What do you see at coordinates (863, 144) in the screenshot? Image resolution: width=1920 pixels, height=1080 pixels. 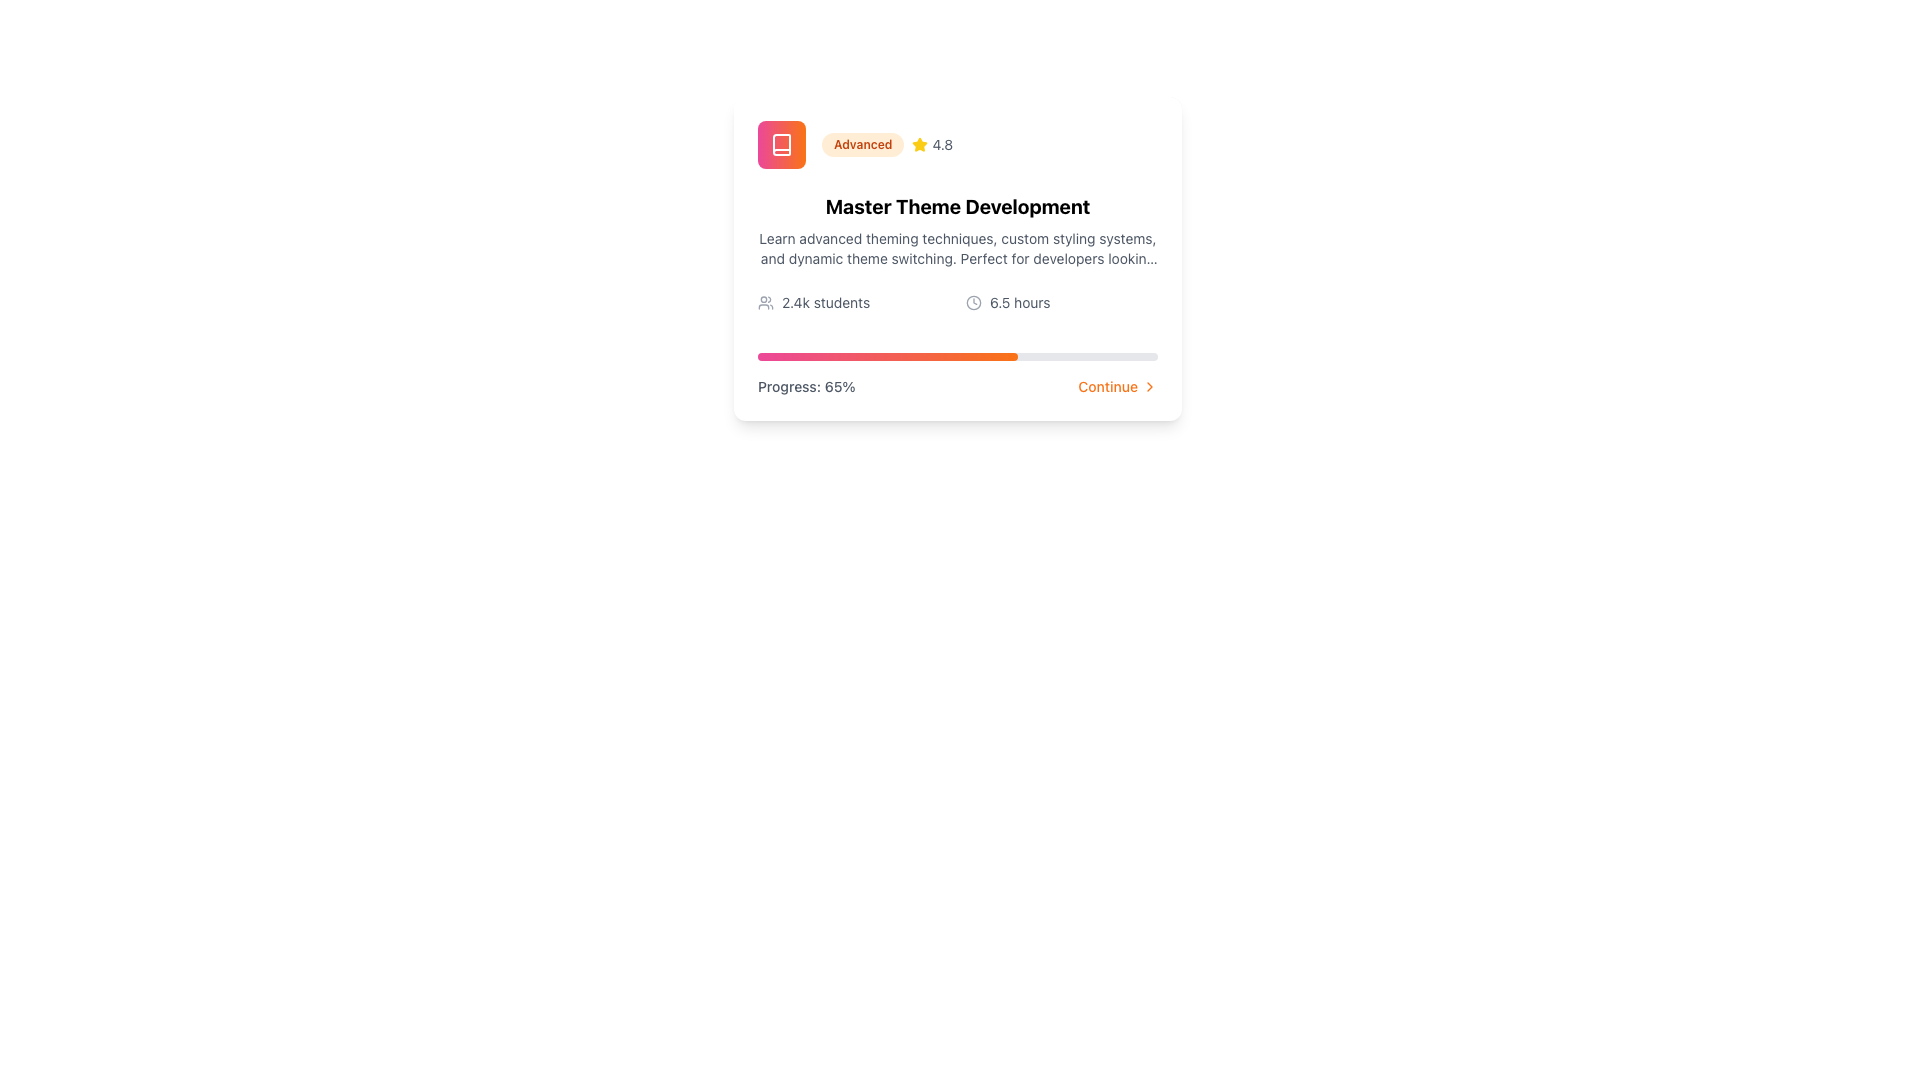 I see `the 'Advanced' proficiency label located at the top-left of the section, adjacent to a star icon and a numerical rating` at bounding box center [863, 144].